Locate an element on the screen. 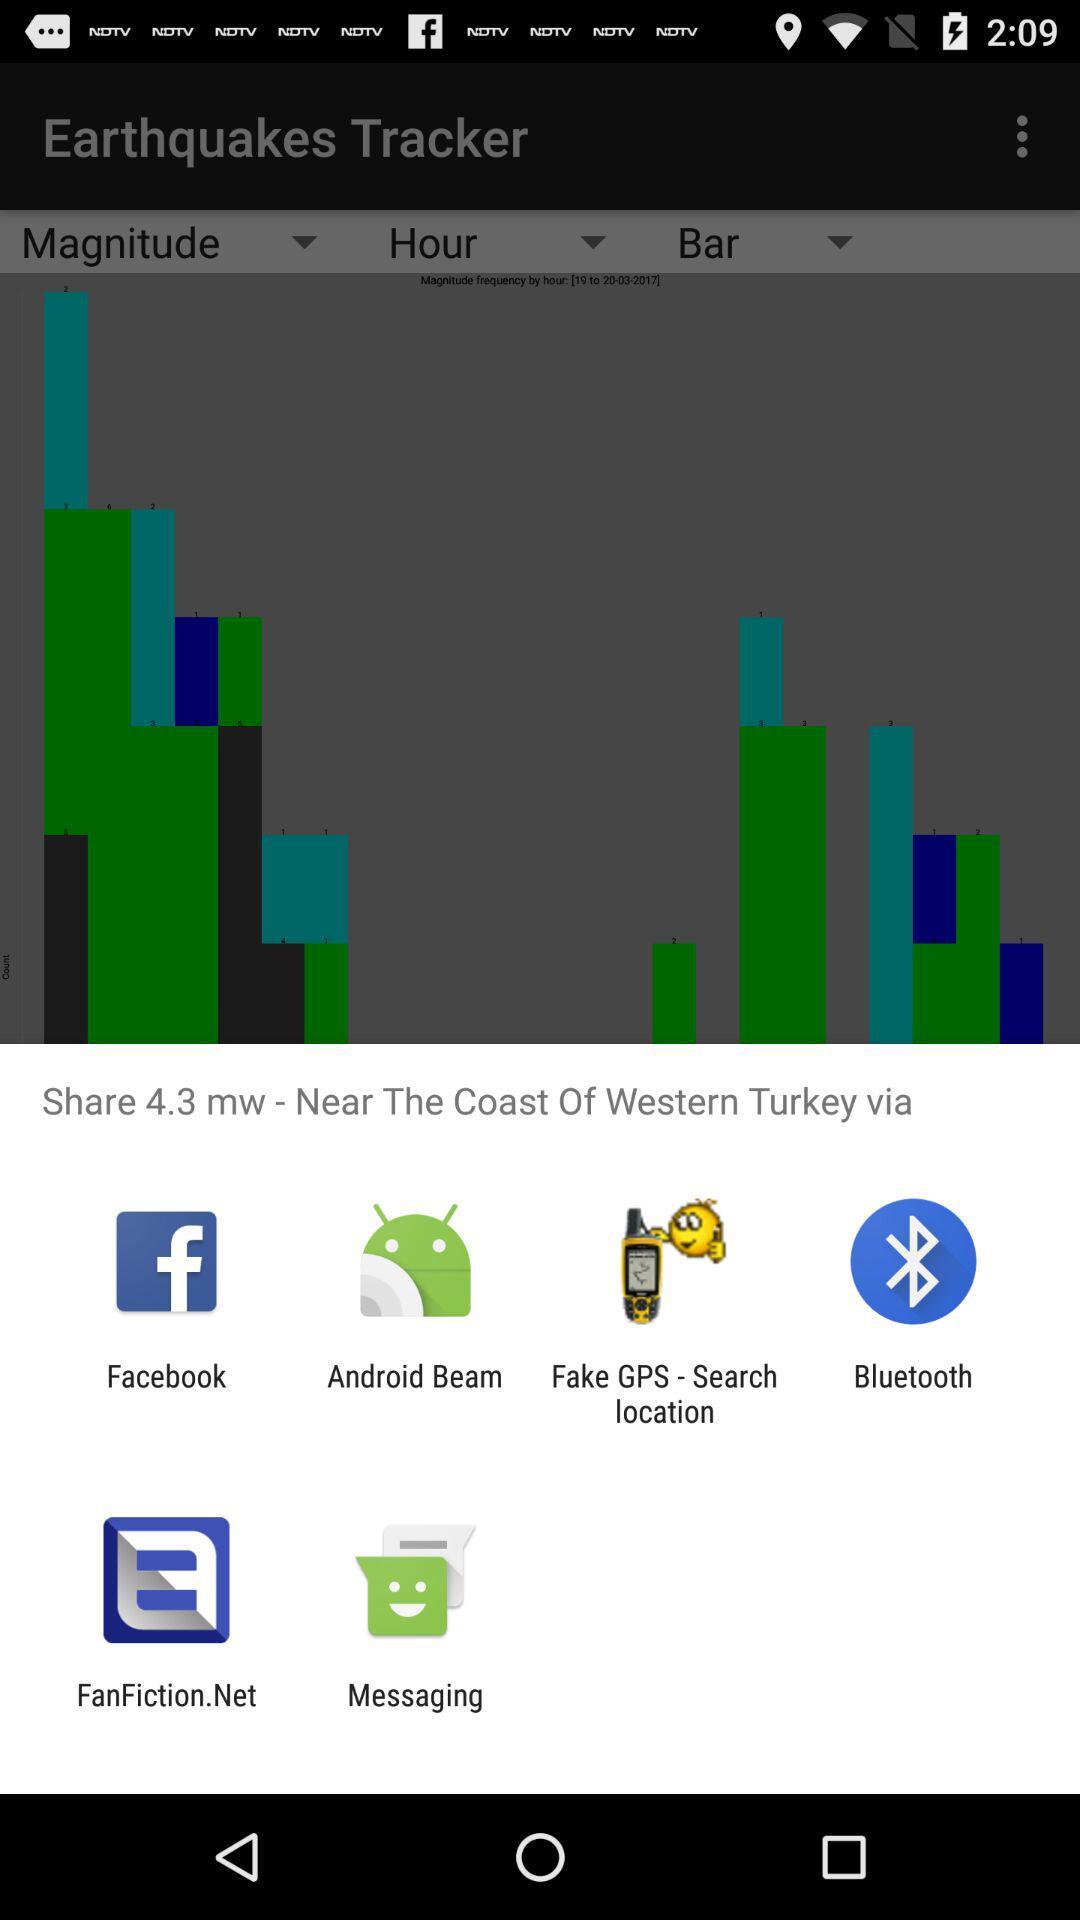 The image size is (1080, 1920). icon next to facebook icon is located at coordinates (414, 1392).